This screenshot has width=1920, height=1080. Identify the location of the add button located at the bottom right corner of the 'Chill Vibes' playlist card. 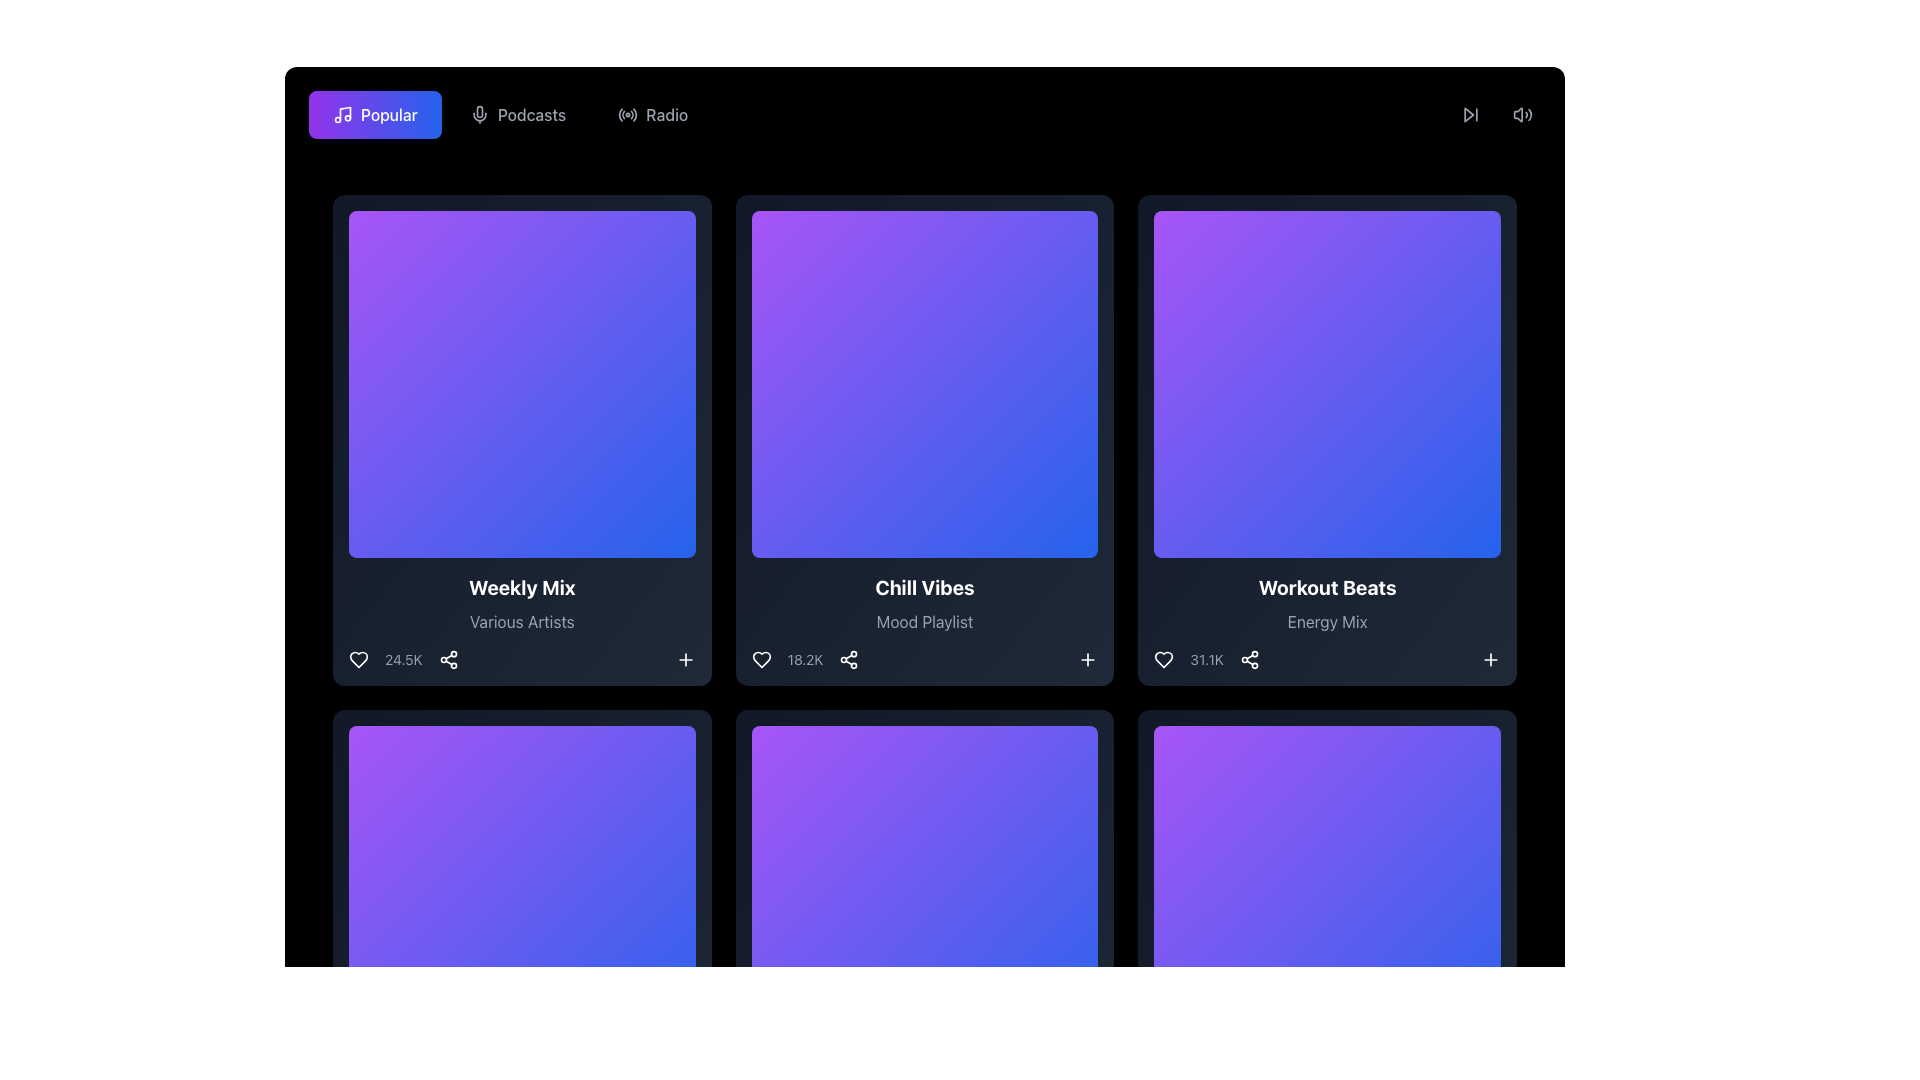
(1087, 659).